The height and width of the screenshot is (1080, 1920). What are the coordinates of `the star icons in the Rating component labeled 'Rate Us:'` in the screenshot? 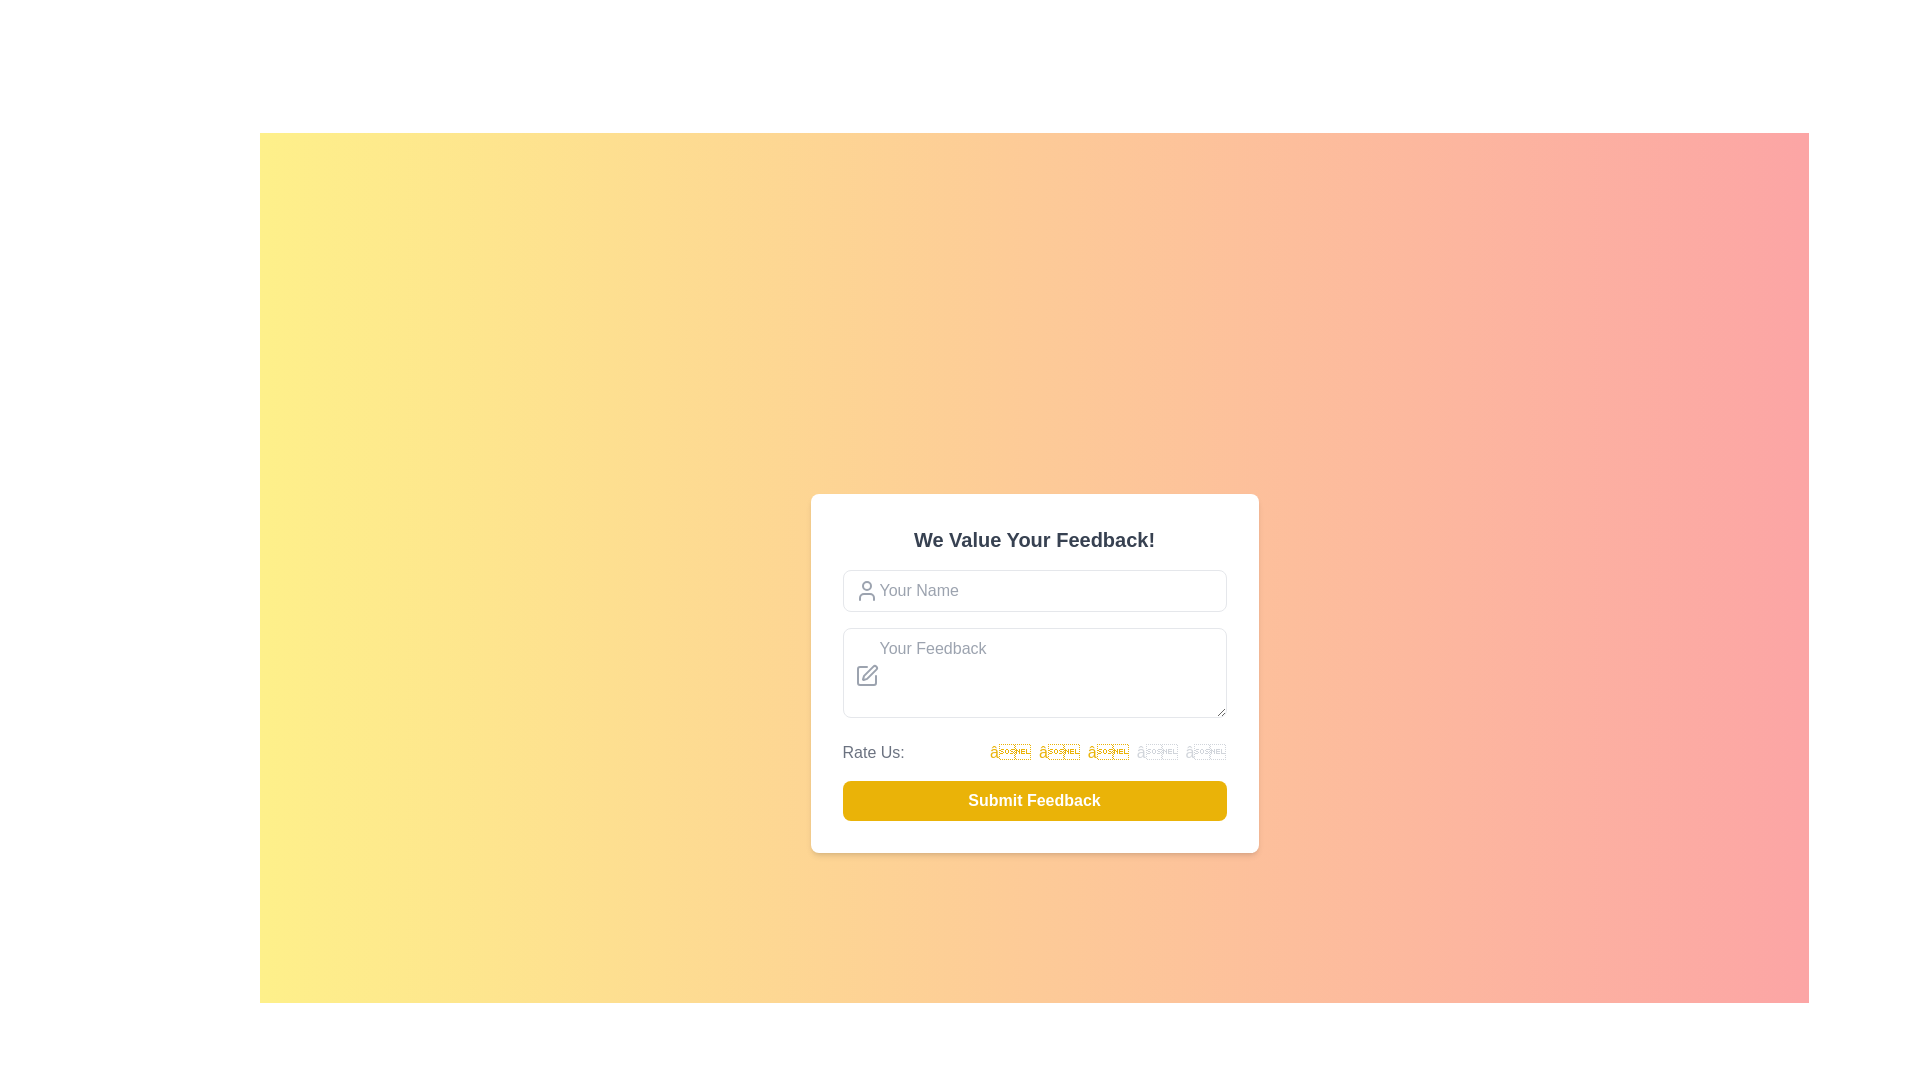 It's located at (1034, 752).